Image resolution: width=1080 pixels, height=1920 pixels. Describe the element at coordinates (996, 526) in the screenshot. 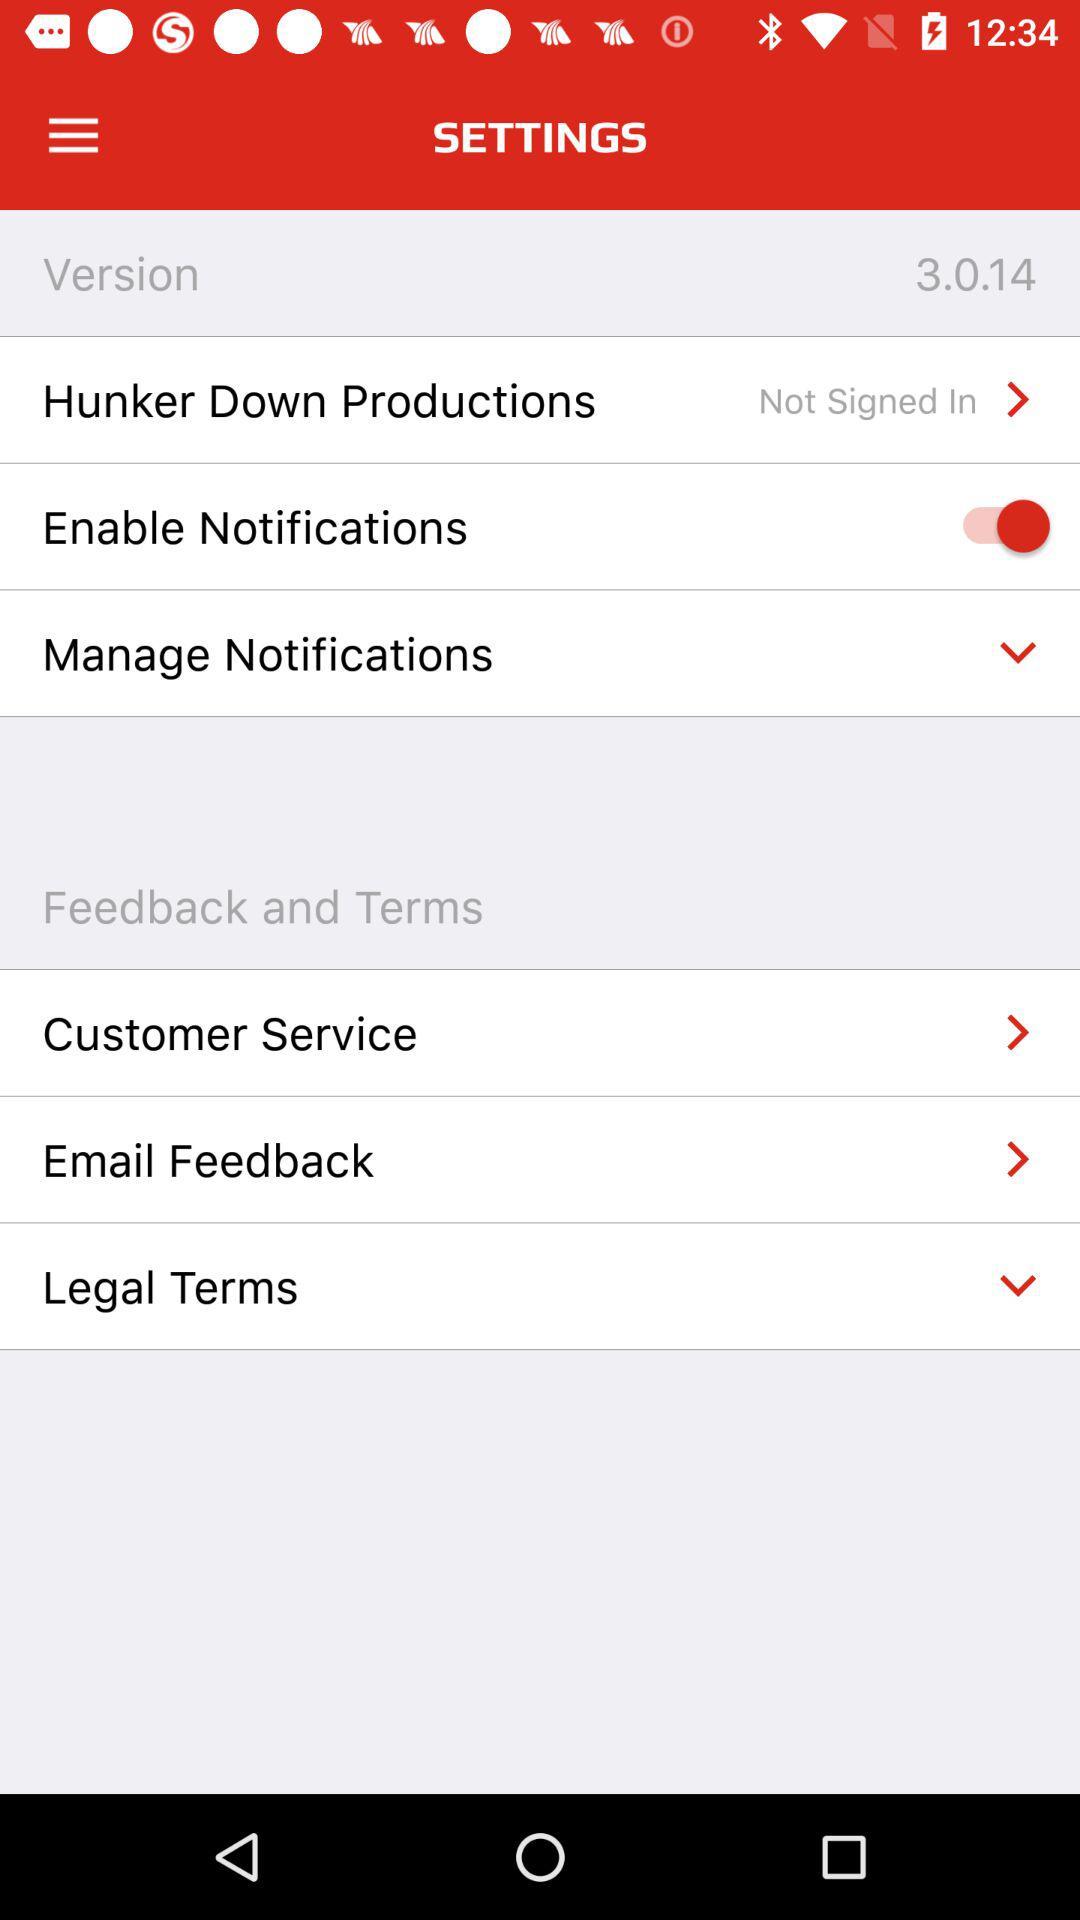

I see `icon below hunker down productions item` at that location.